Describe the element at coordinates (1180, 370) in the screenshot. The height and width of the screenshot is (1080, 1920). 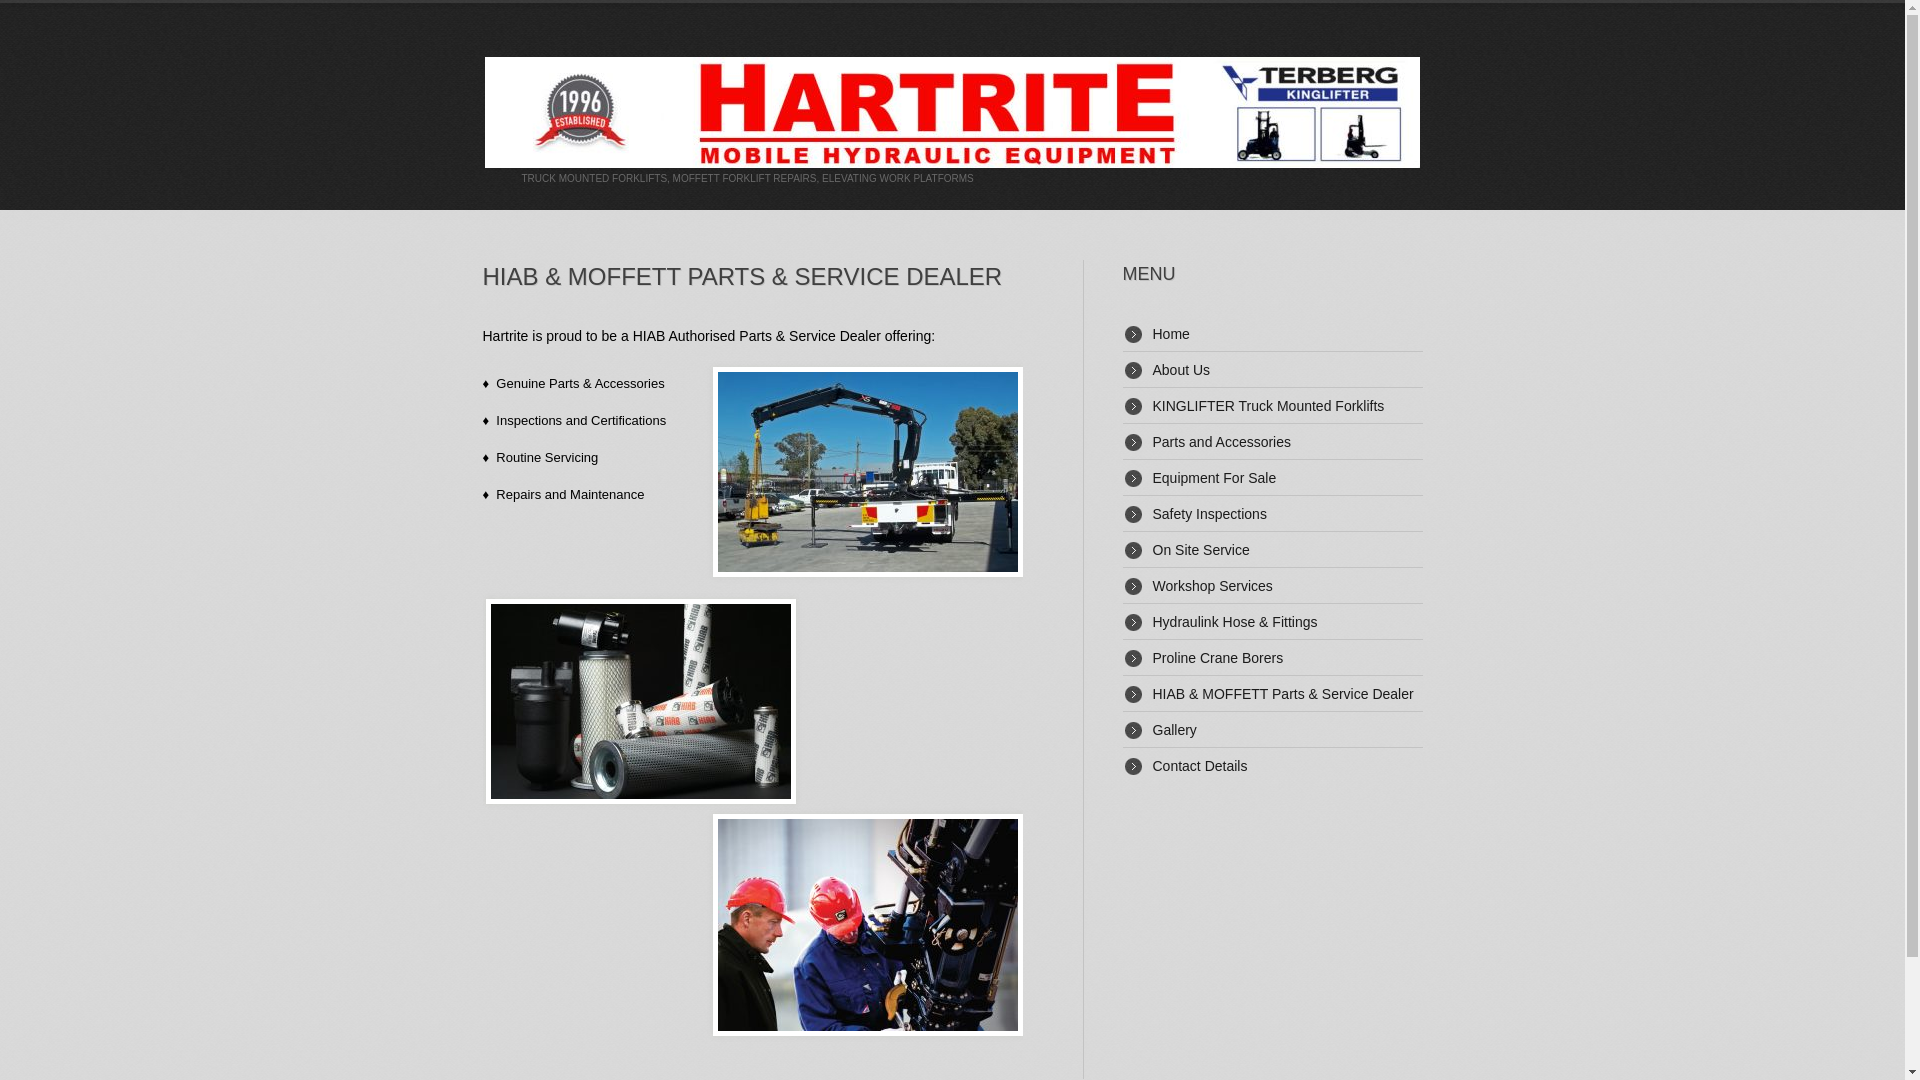
I see `'About Us'` at that location.